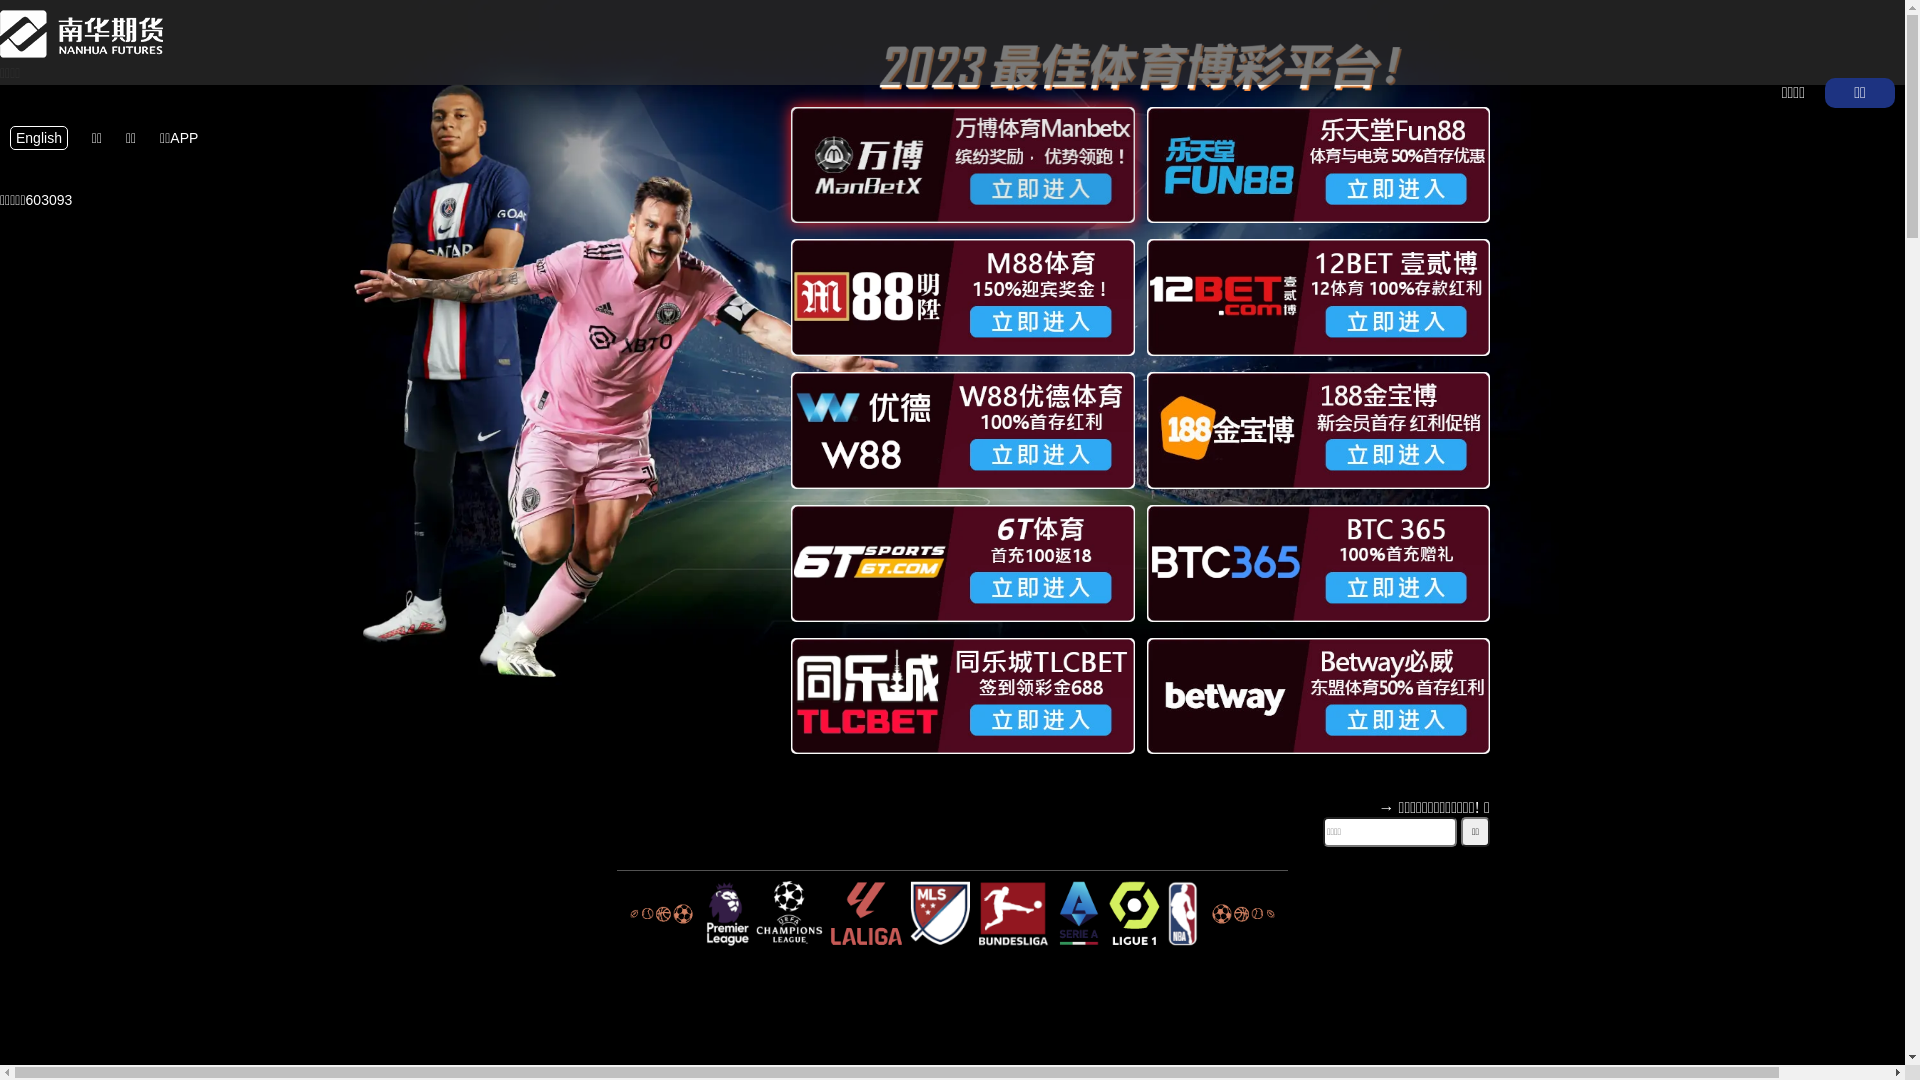 The image size is (1920, 1080). Describe the element at coordinates (9, 137) in the screenshot. I see `'English'` at that location.